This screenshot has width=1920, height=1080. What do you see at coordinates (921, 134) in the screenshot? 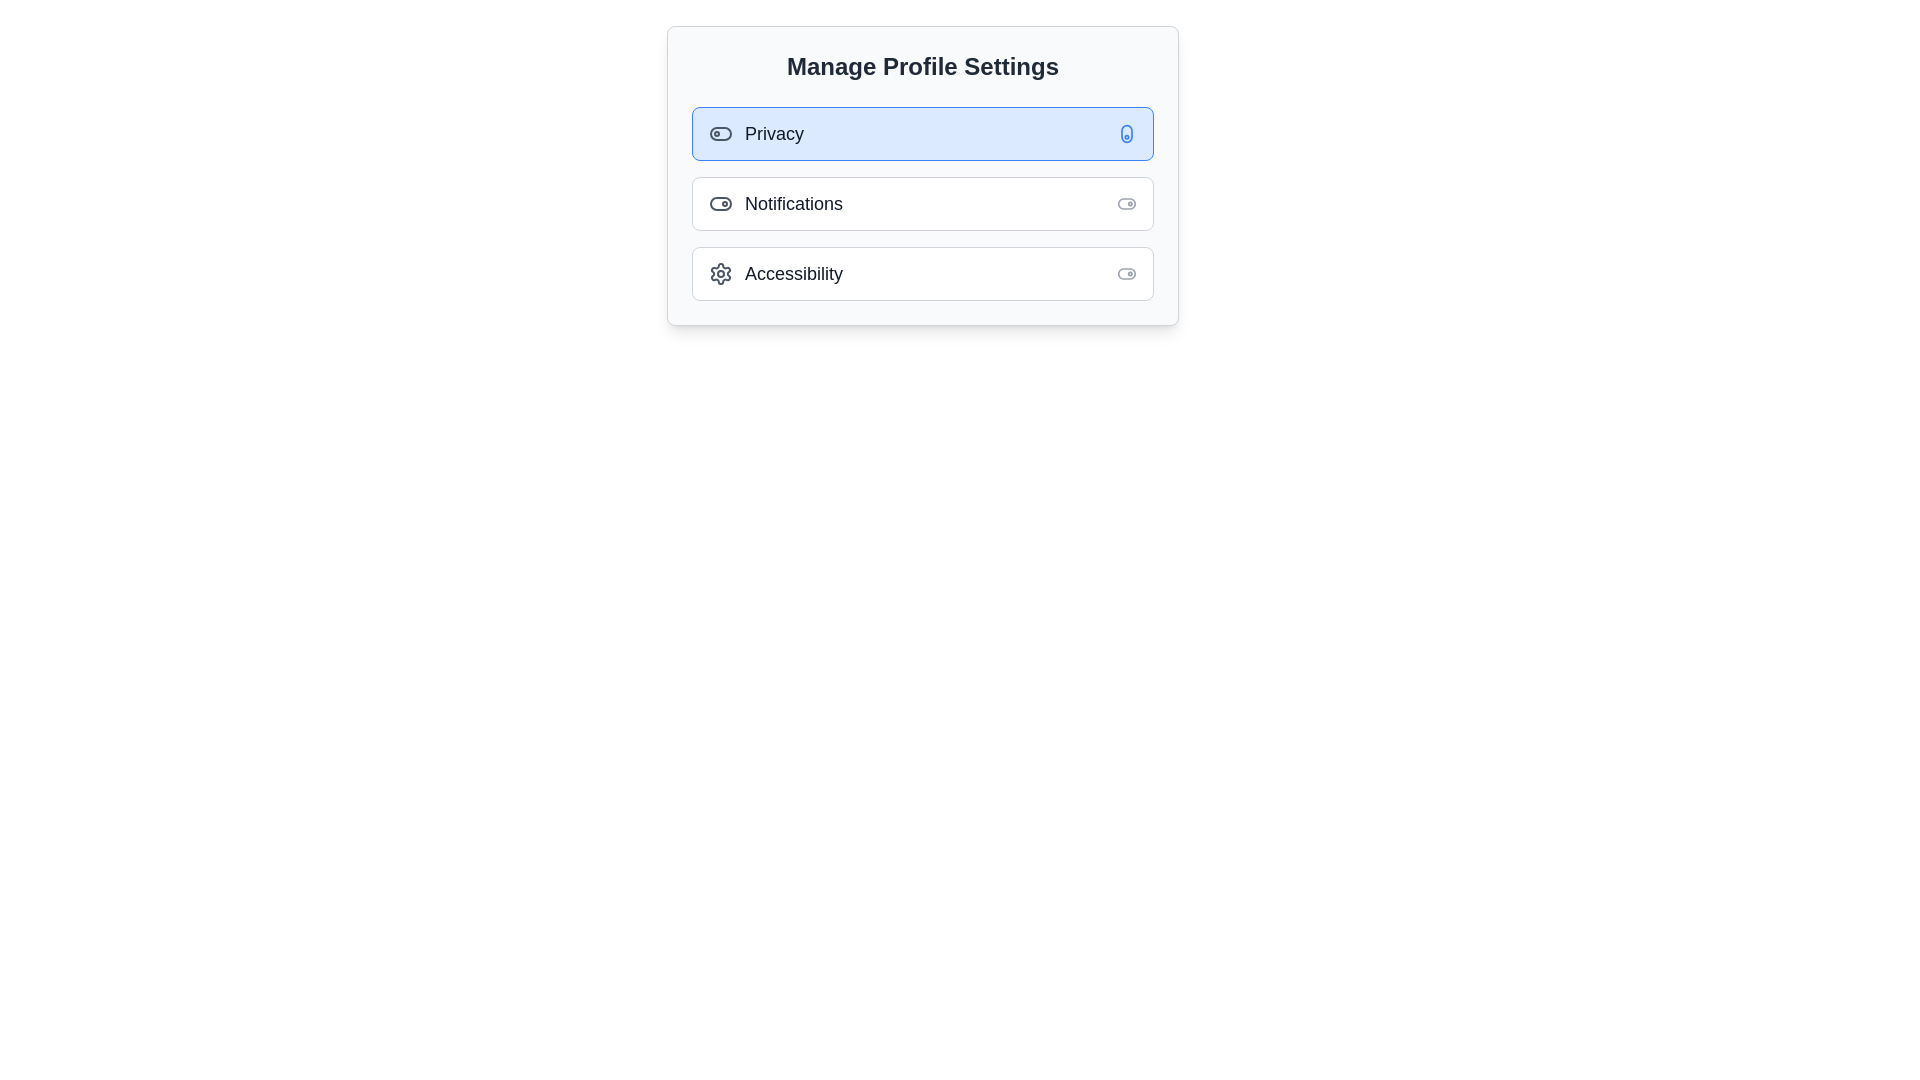
I see `the 'Privacy' settings option in the list` at bounding box center [921, 134].